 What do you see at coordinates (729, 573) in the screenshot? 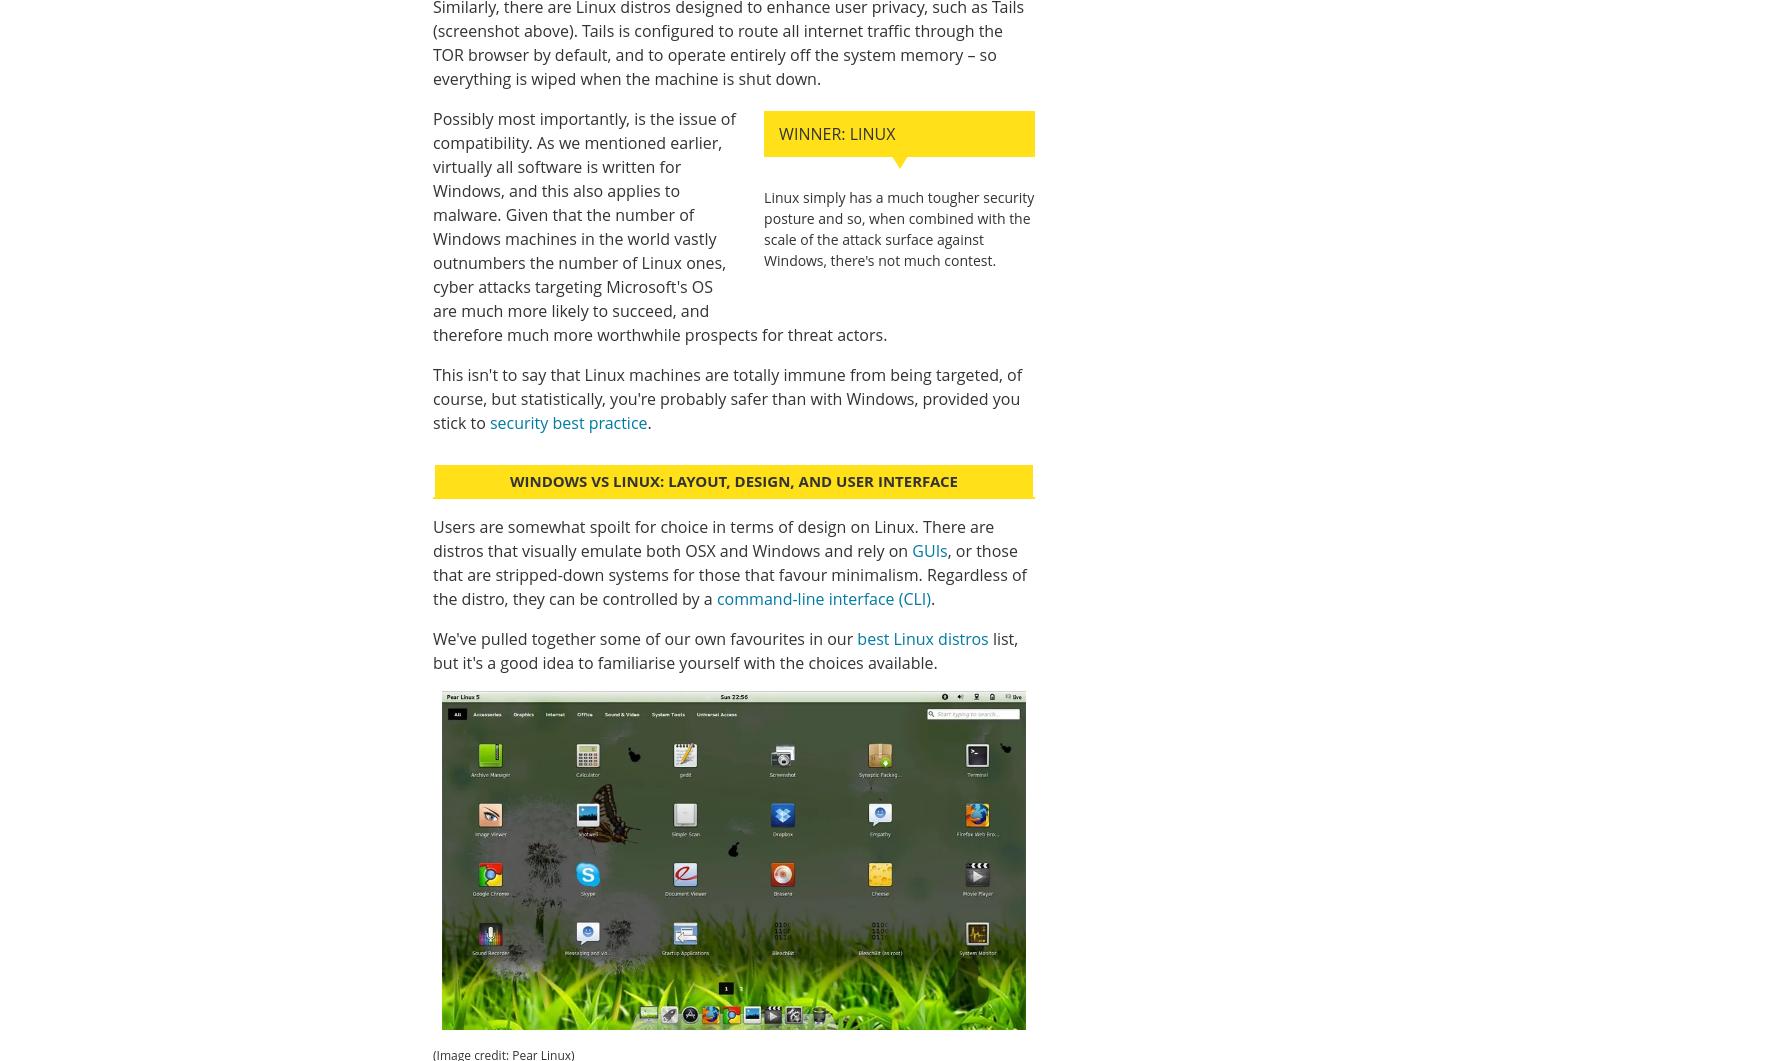
I see `', or those that are stripped-down systems for those that favour minimalism. Regardless of the distro, they can be controlled by a'` at bounding box center [729, 573].